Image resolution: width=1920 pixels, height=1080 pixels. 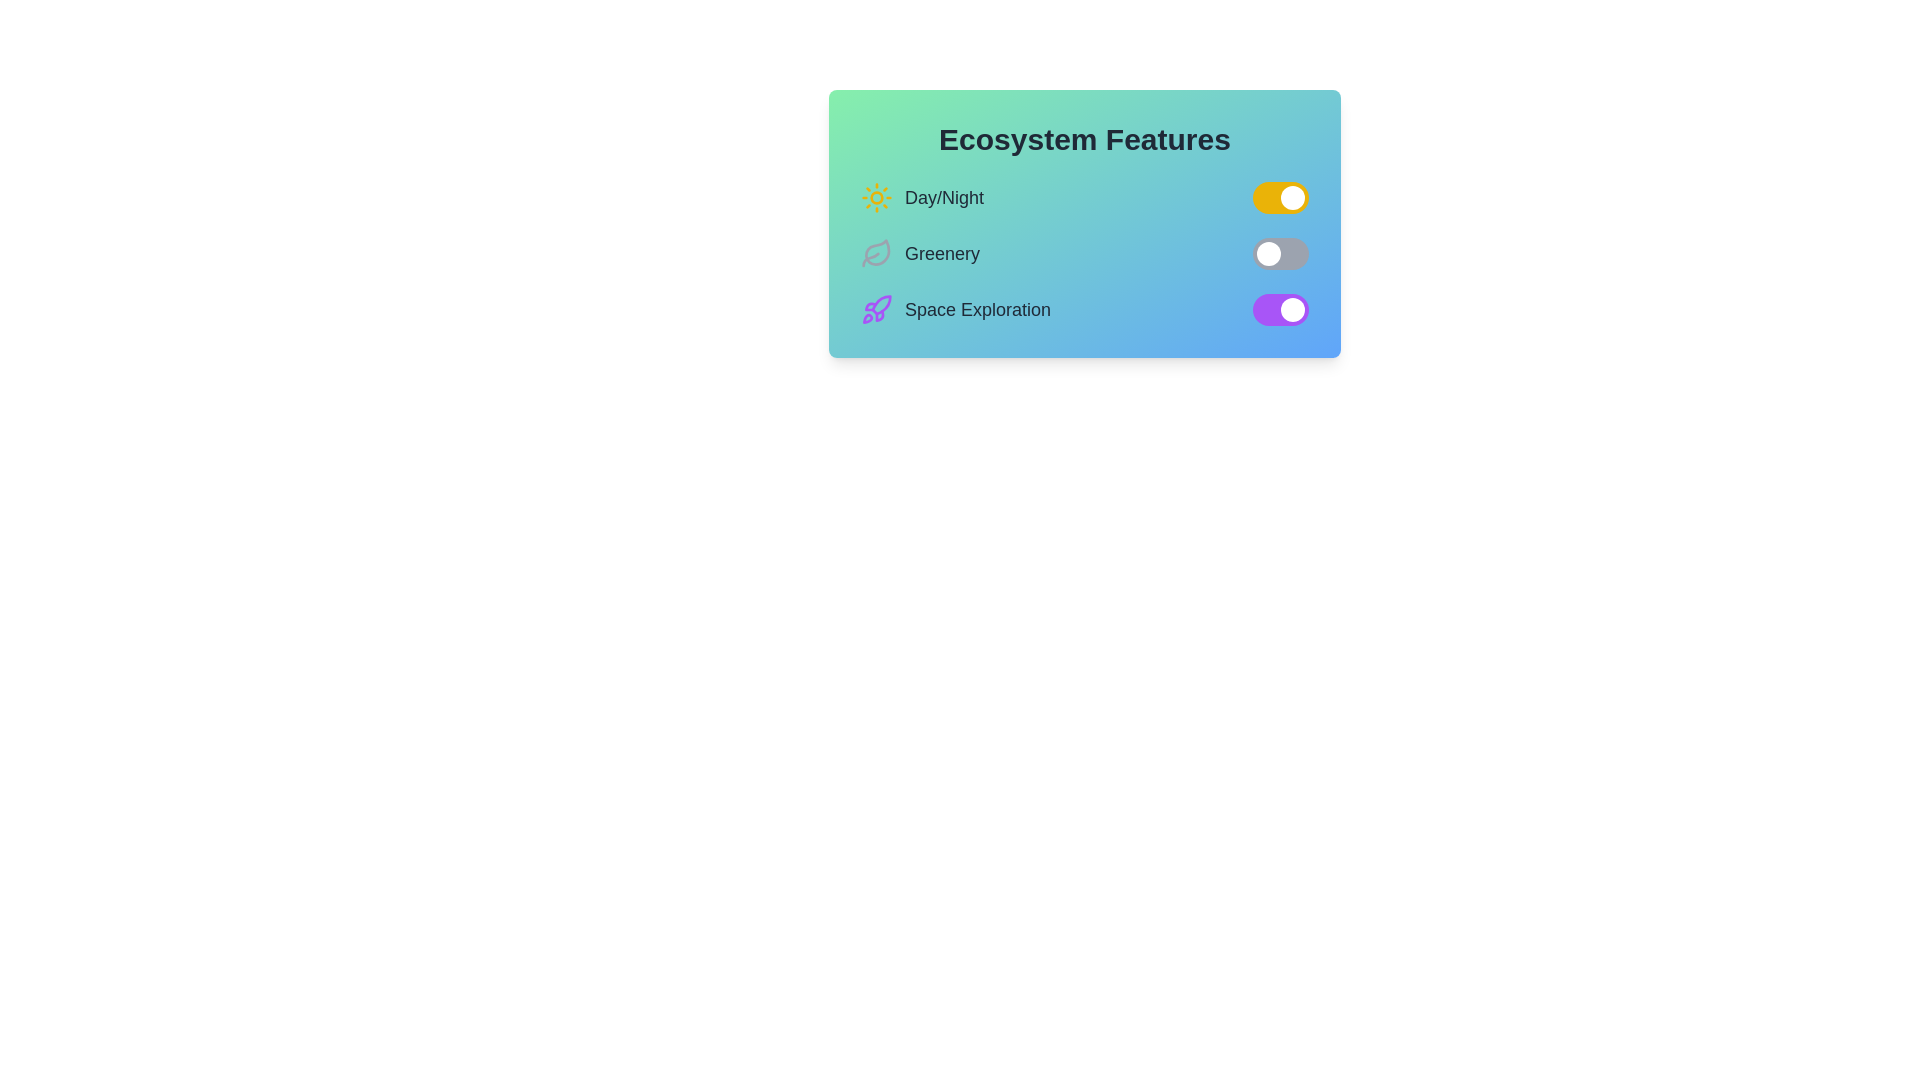 What do you see at coordinates (877, 253) in the screenshot?
I see `the gray leaf-shaped icon that represents nature, located beside the 'Greenery' label in the feature options list` at bounding box center [877, 253].